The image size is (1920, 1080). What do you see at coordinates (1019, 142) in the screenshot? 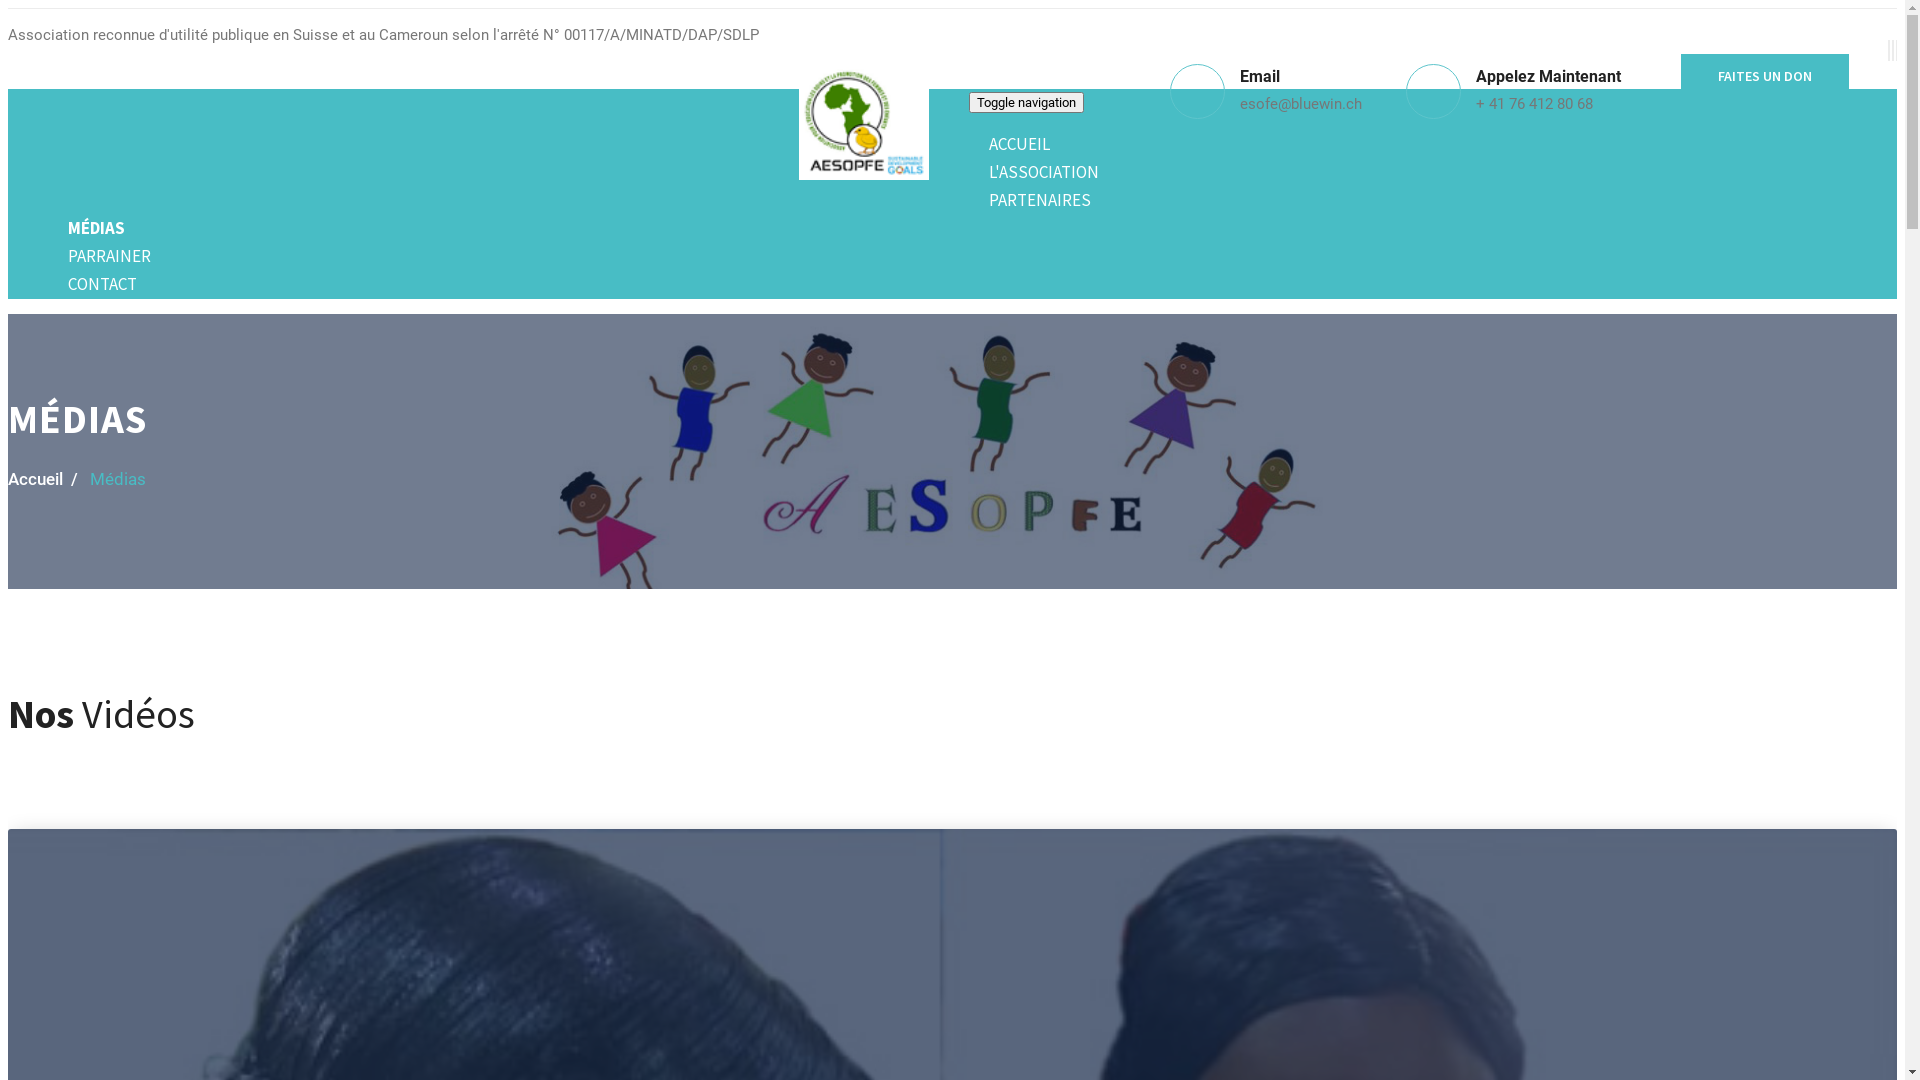
I see `'ACCUEIL'` at bounding box center [1019, 142].